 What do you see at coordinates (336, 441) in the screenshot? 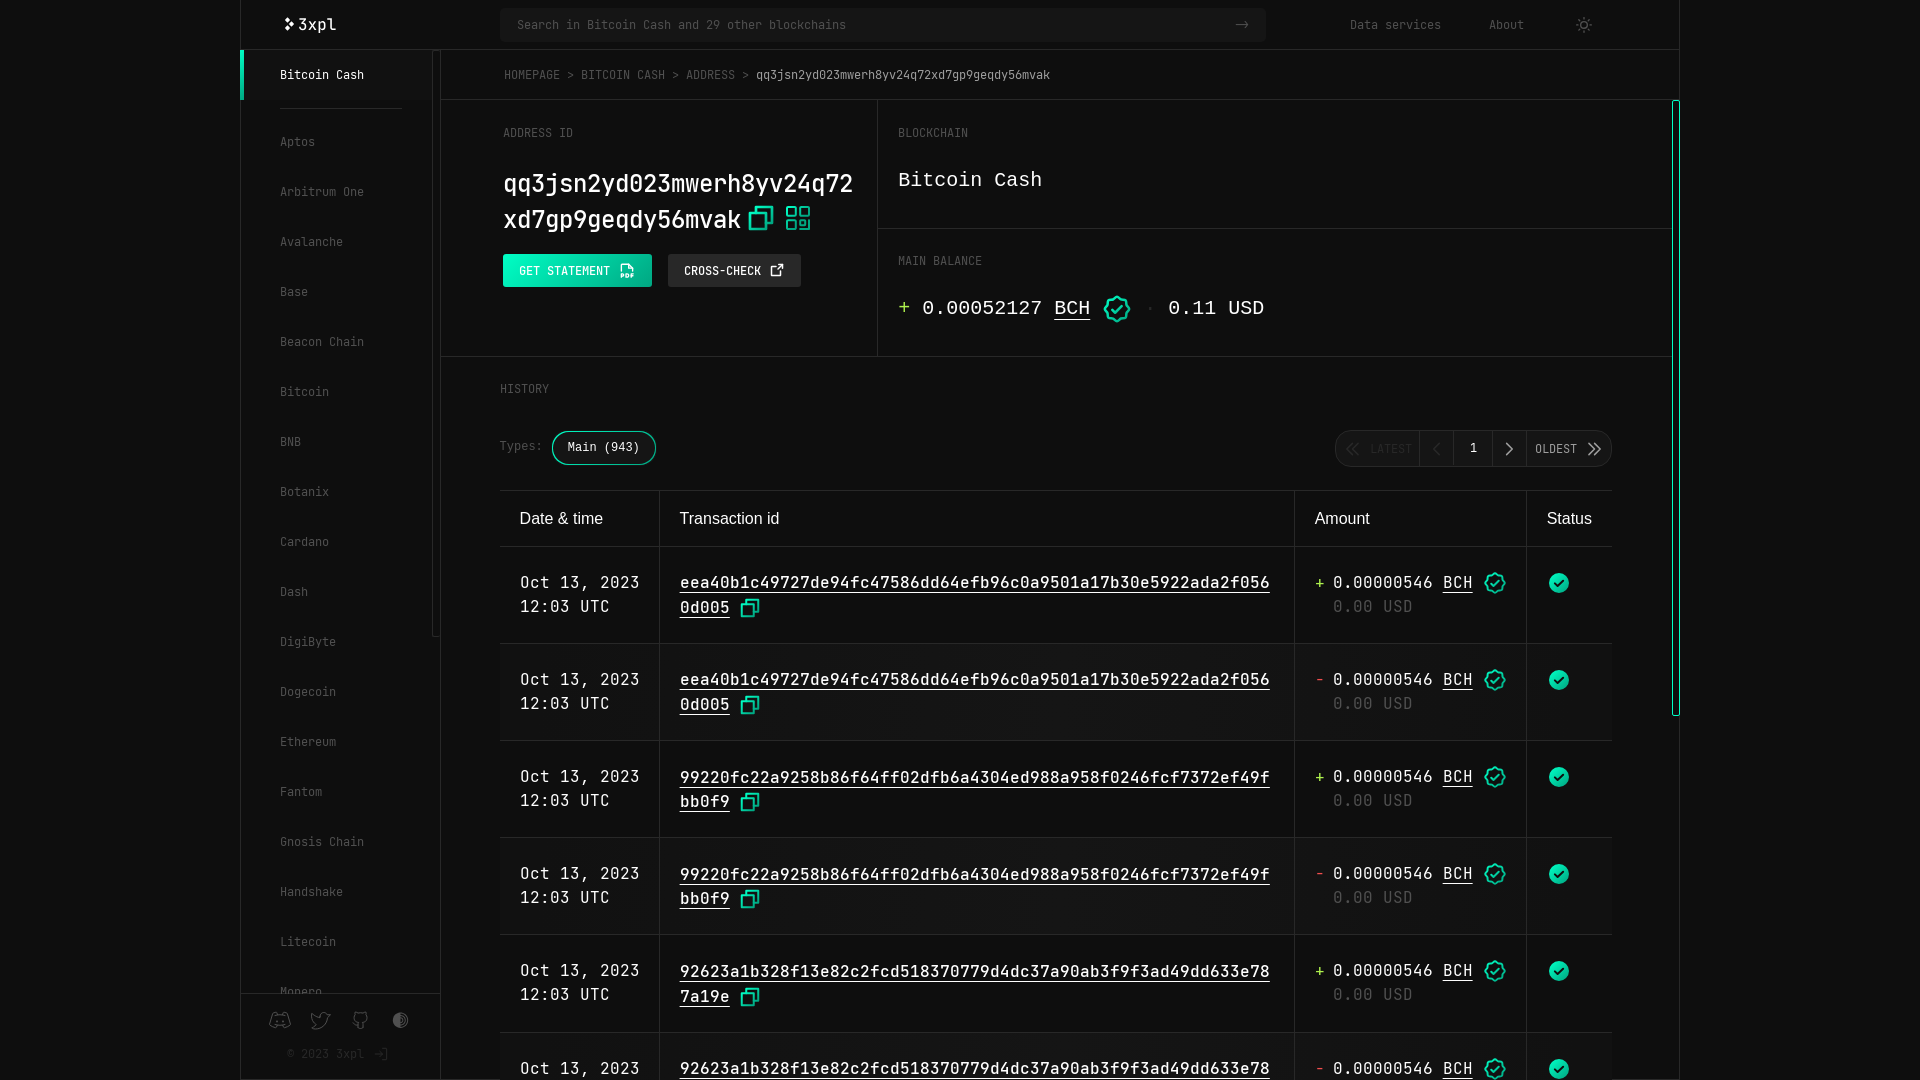
I see `'BNB'` at bounding box center [336, 441].